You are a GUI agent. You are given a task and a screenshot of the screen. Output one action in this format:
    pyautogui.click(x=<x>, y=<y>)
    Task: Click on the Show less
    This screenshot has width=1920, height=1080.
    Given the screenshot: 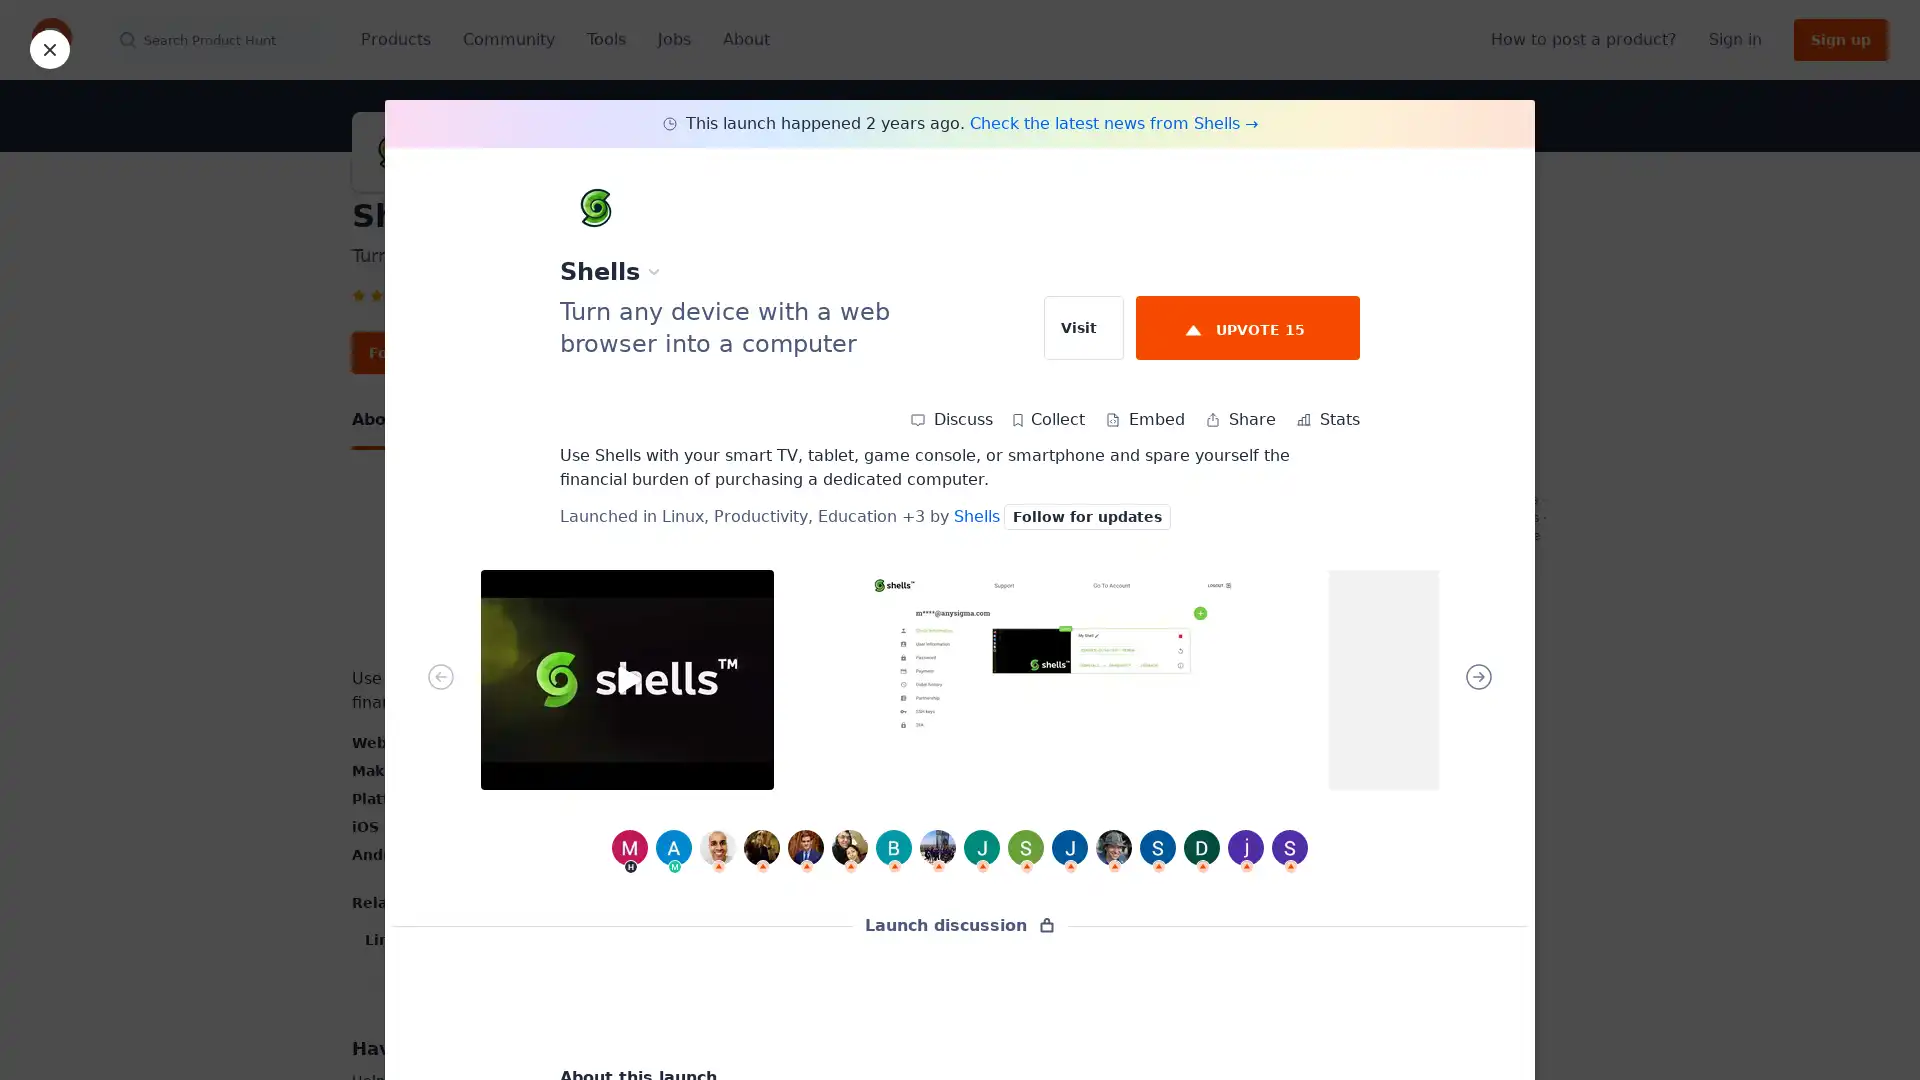 What is the action you would take?
    pyautogui.click(x=750, y=983)
    